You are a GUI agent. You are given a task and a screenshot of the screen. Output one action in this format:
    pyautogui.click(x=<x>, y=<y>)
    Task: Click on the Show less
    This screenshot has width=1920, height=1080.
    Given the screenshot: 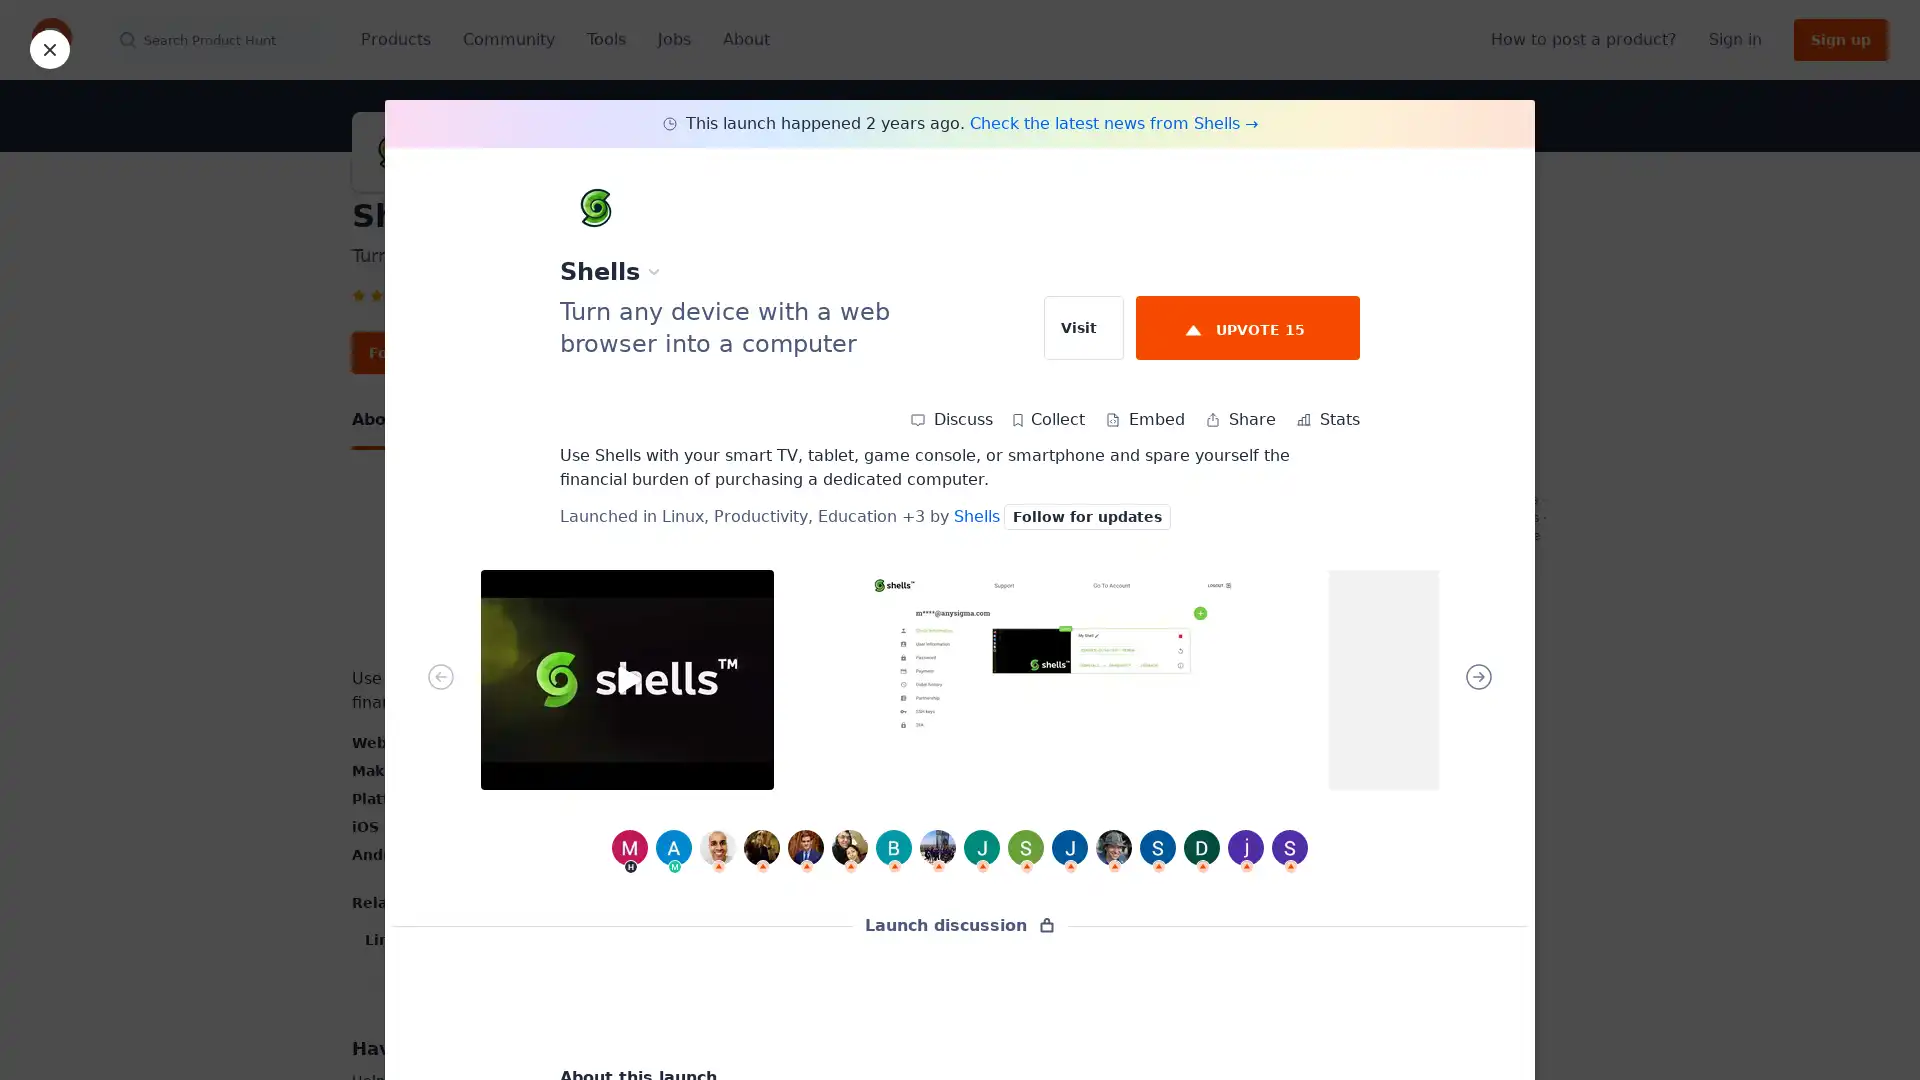 What is the action you would take?
    pyautogui.click(x=750, y=983)
    